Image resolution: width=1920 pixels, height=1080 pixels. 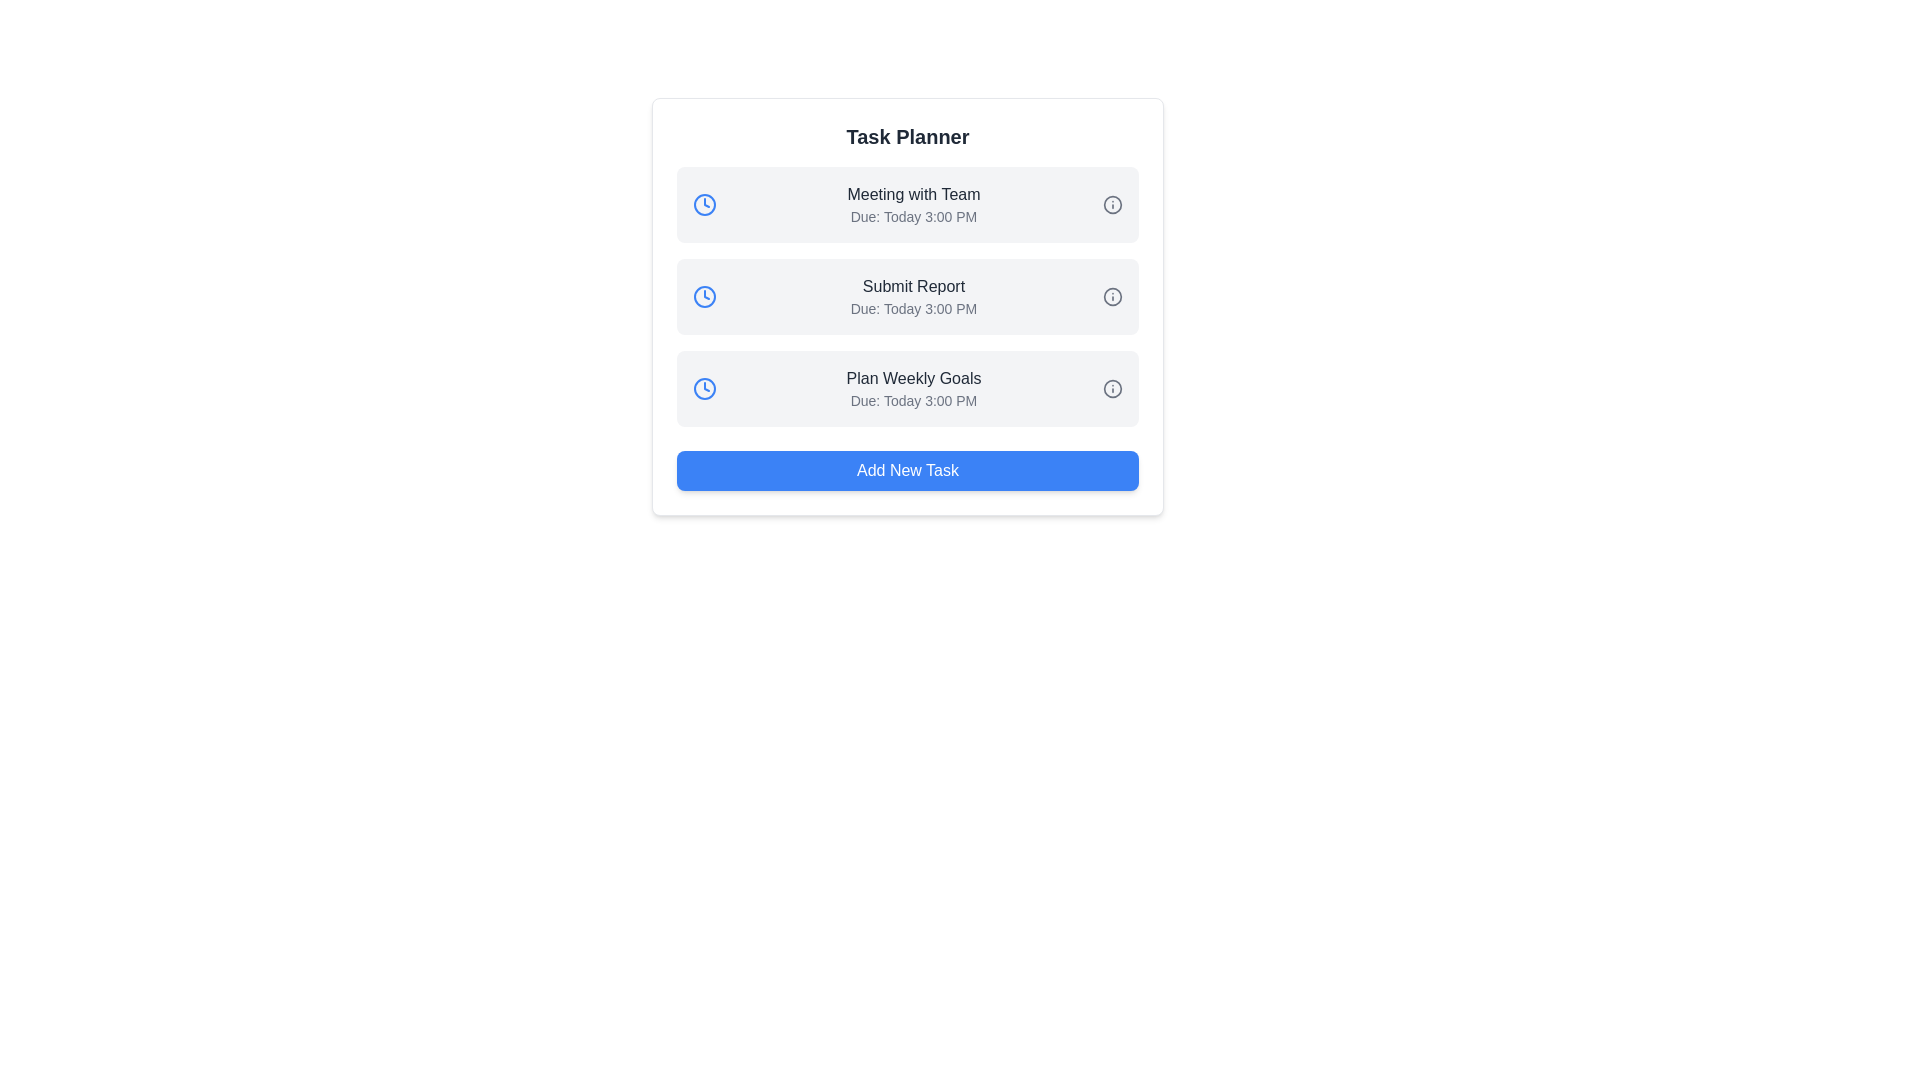 I want to click on the static text label indicating the deadline for the task titled 'Submit Report', located directly below the 'Submit Report' heading in the second task panel, so click(x=912, y=308).